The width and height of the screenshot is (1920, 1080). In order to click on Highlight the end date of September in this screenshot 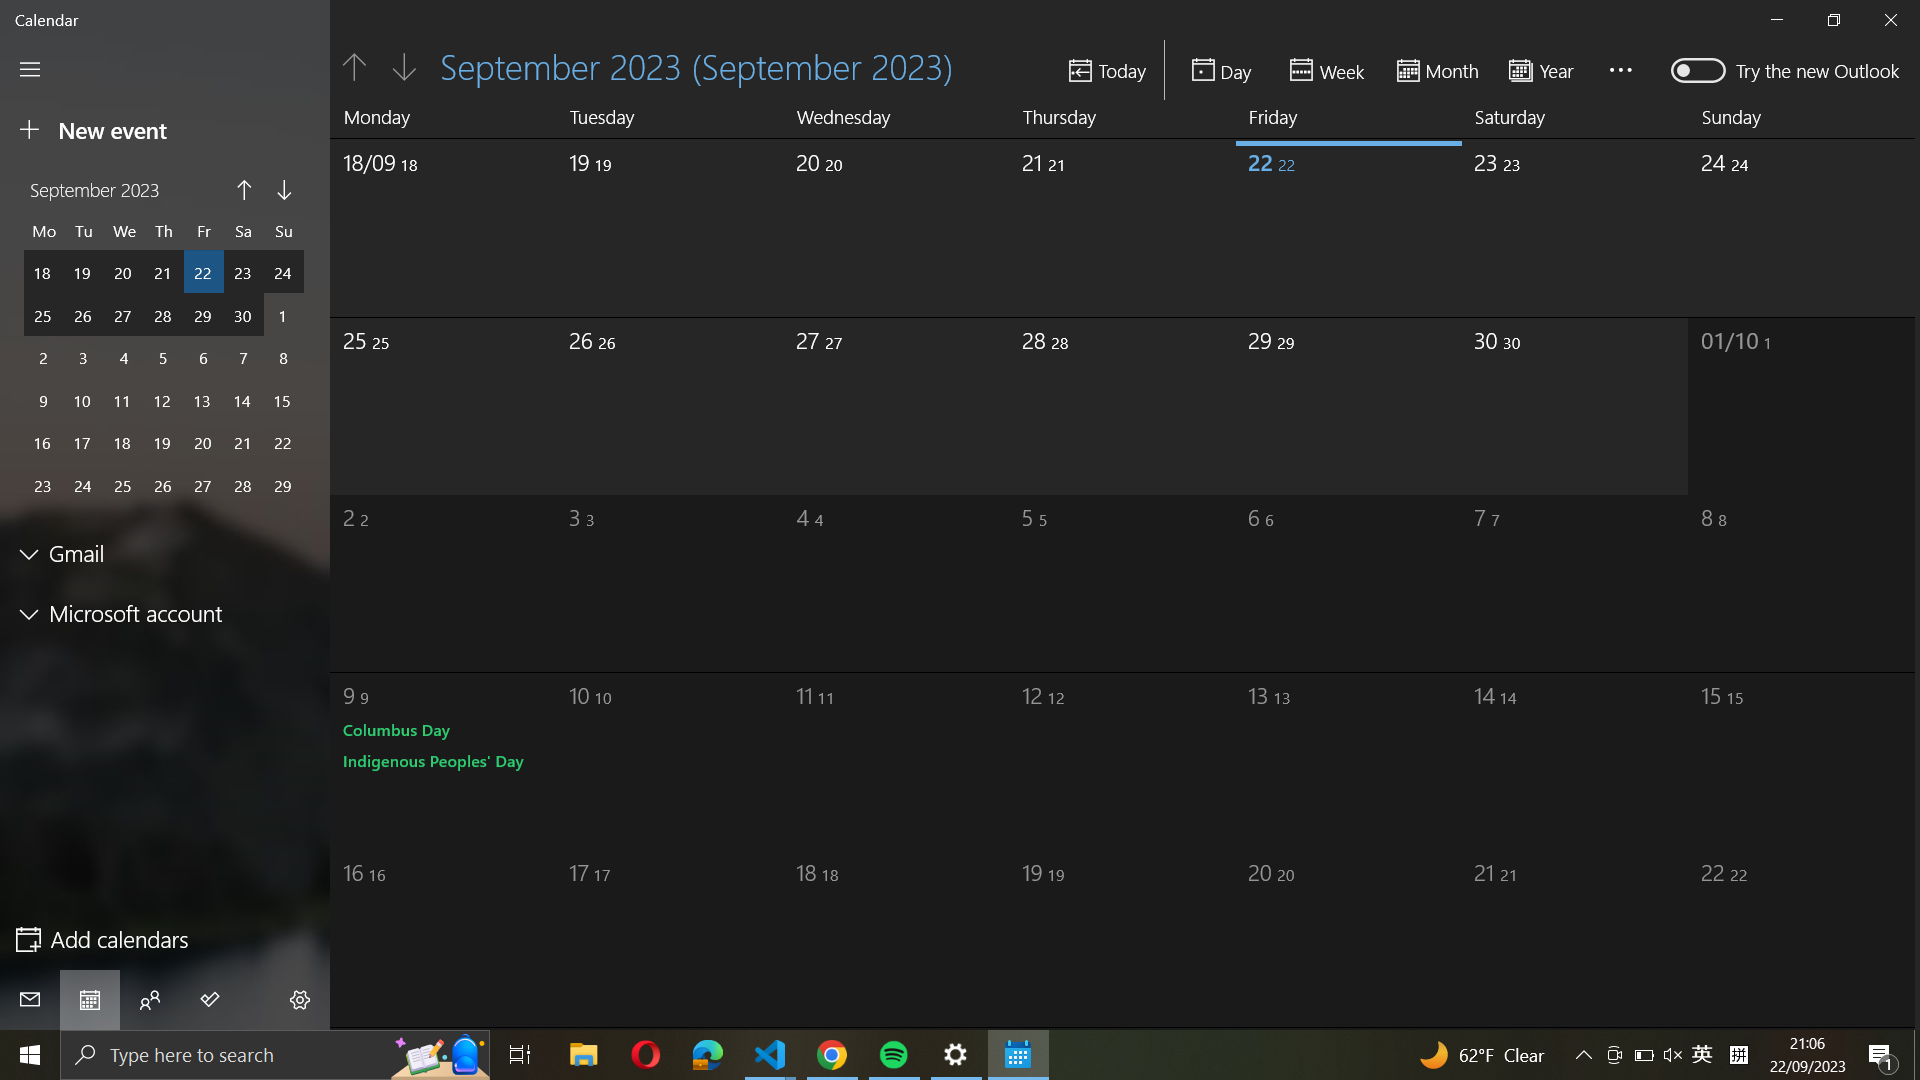, I will do `click(1576, 220)`.